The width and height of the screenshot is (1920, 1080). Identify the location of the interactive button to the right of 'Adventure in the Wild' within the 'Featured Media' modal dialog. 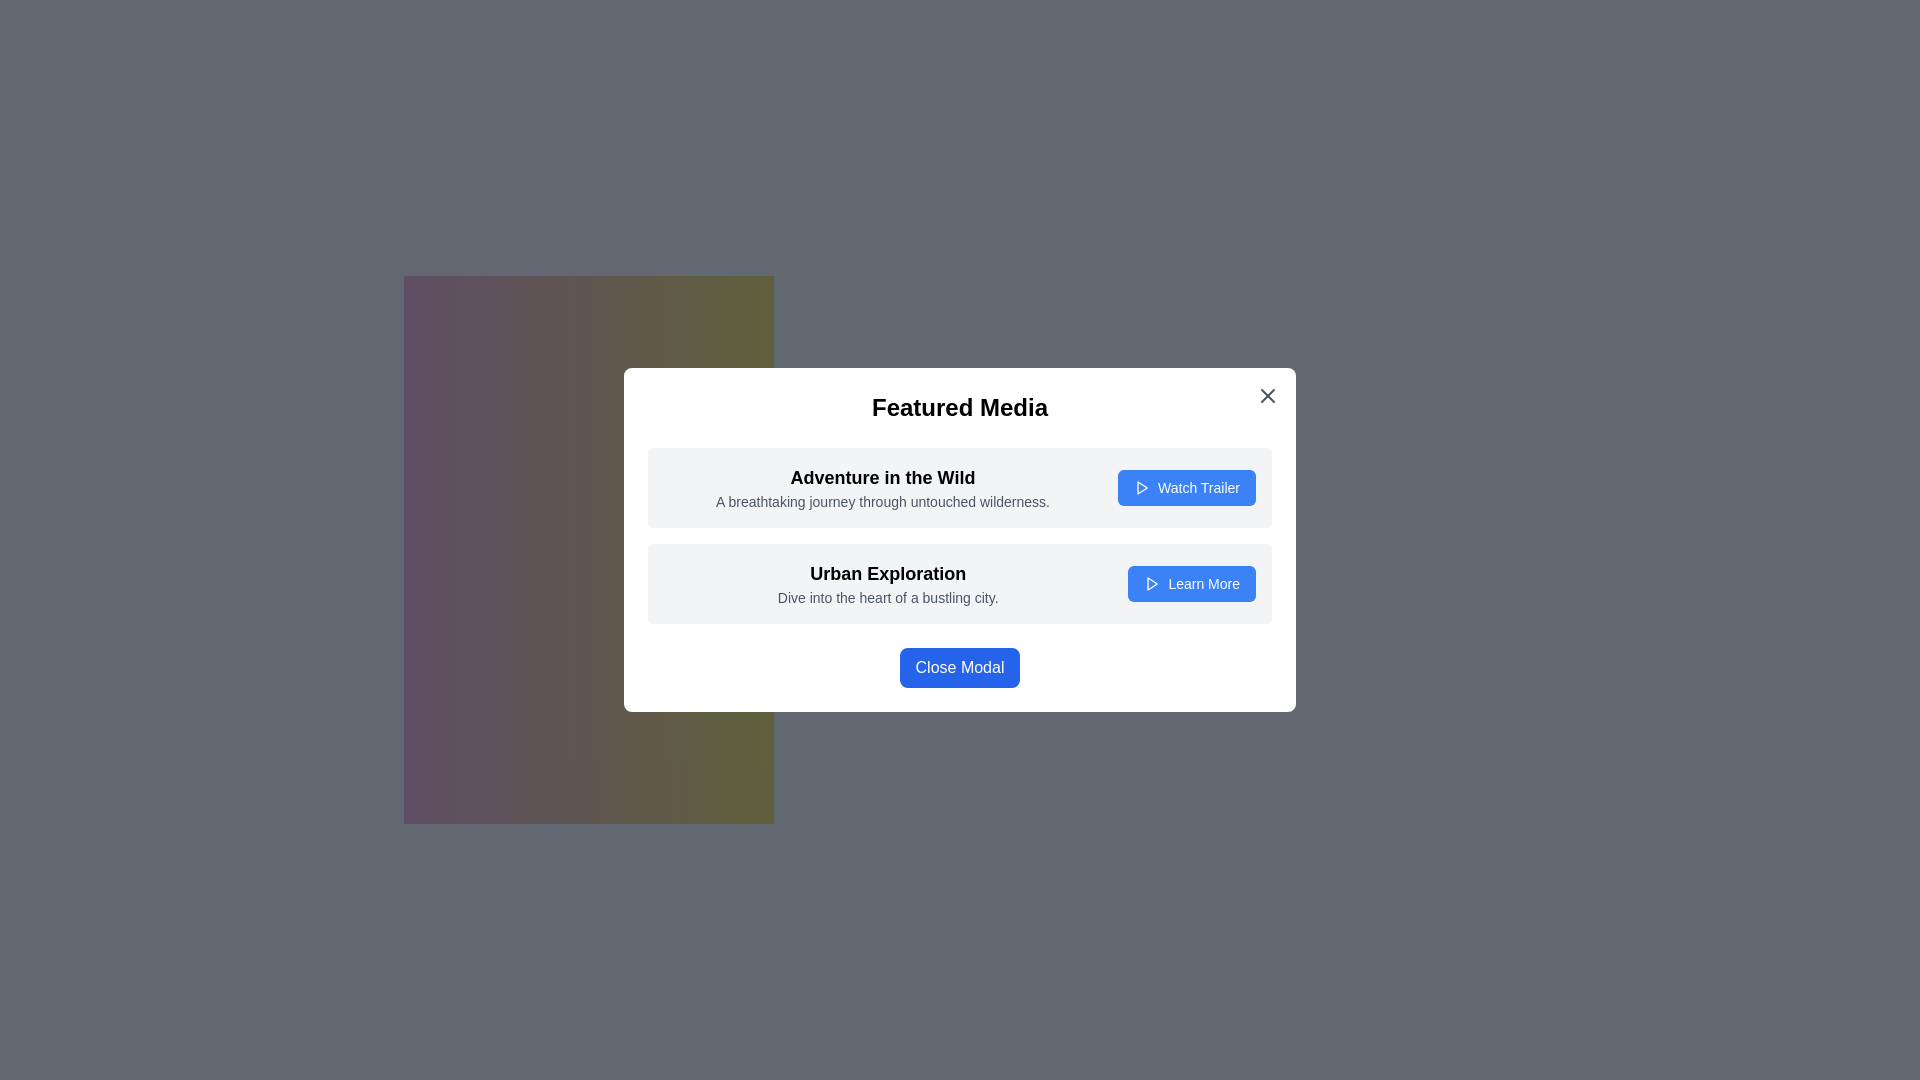
(1199, 488).